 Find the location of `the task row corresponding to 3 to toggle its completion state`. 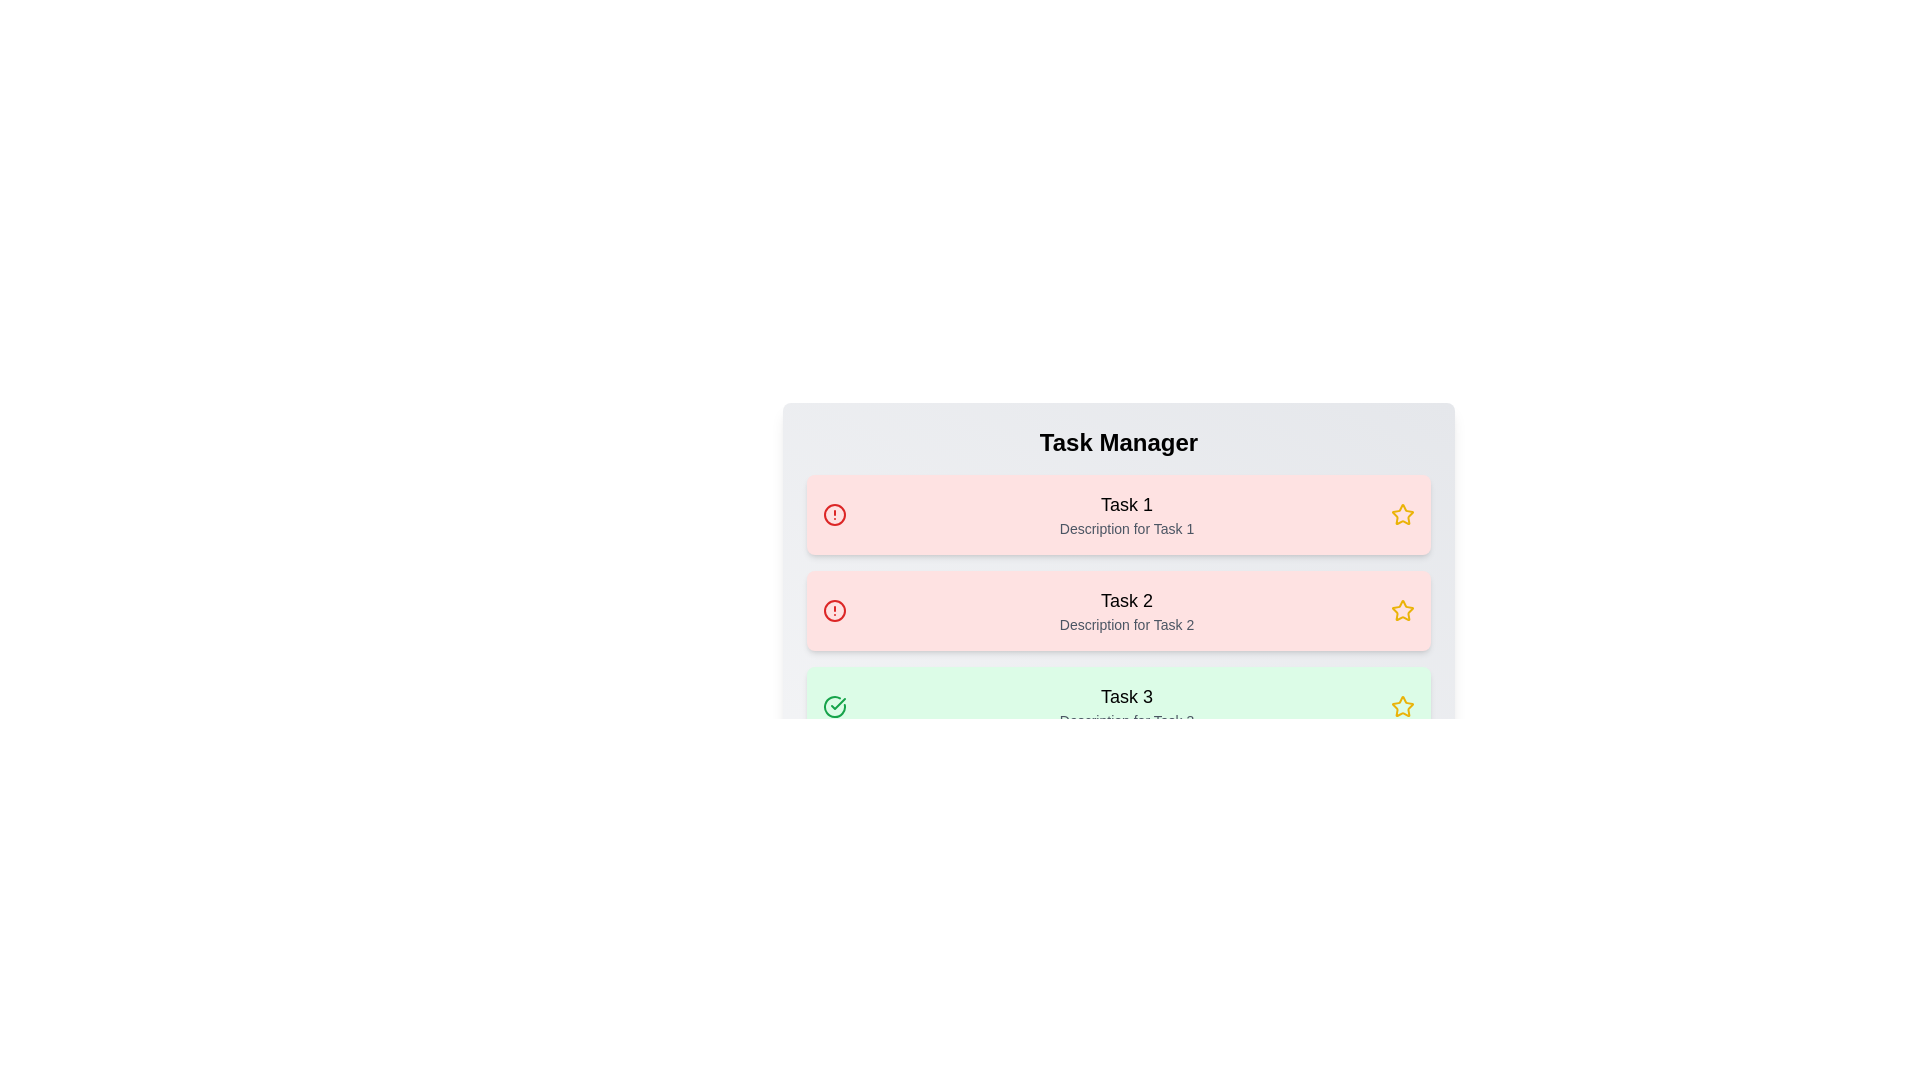

the task row corresponding to 3 to toggle its completion state is located at coordinates (1117, 705).